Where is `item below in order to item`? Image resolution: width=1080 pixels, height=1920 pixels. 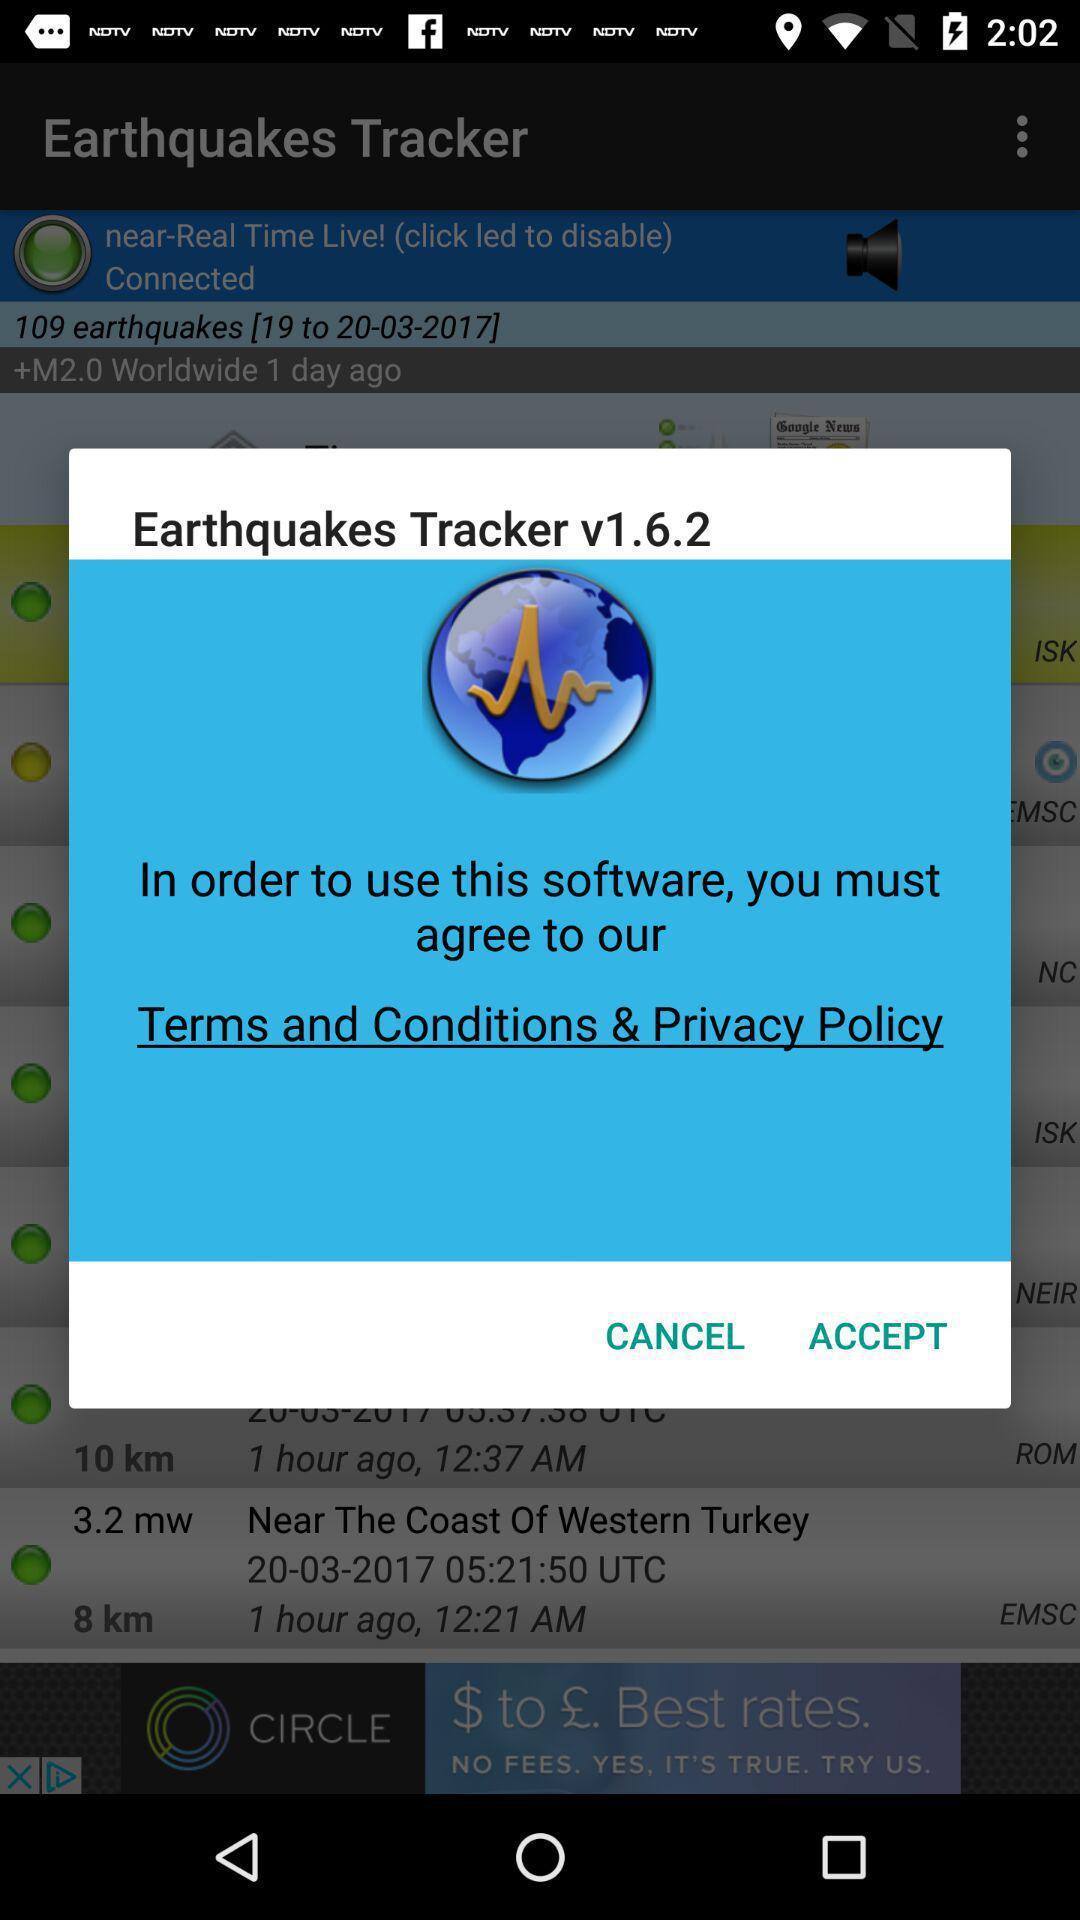
item below in order to item is located at coordinates (540, 1112).